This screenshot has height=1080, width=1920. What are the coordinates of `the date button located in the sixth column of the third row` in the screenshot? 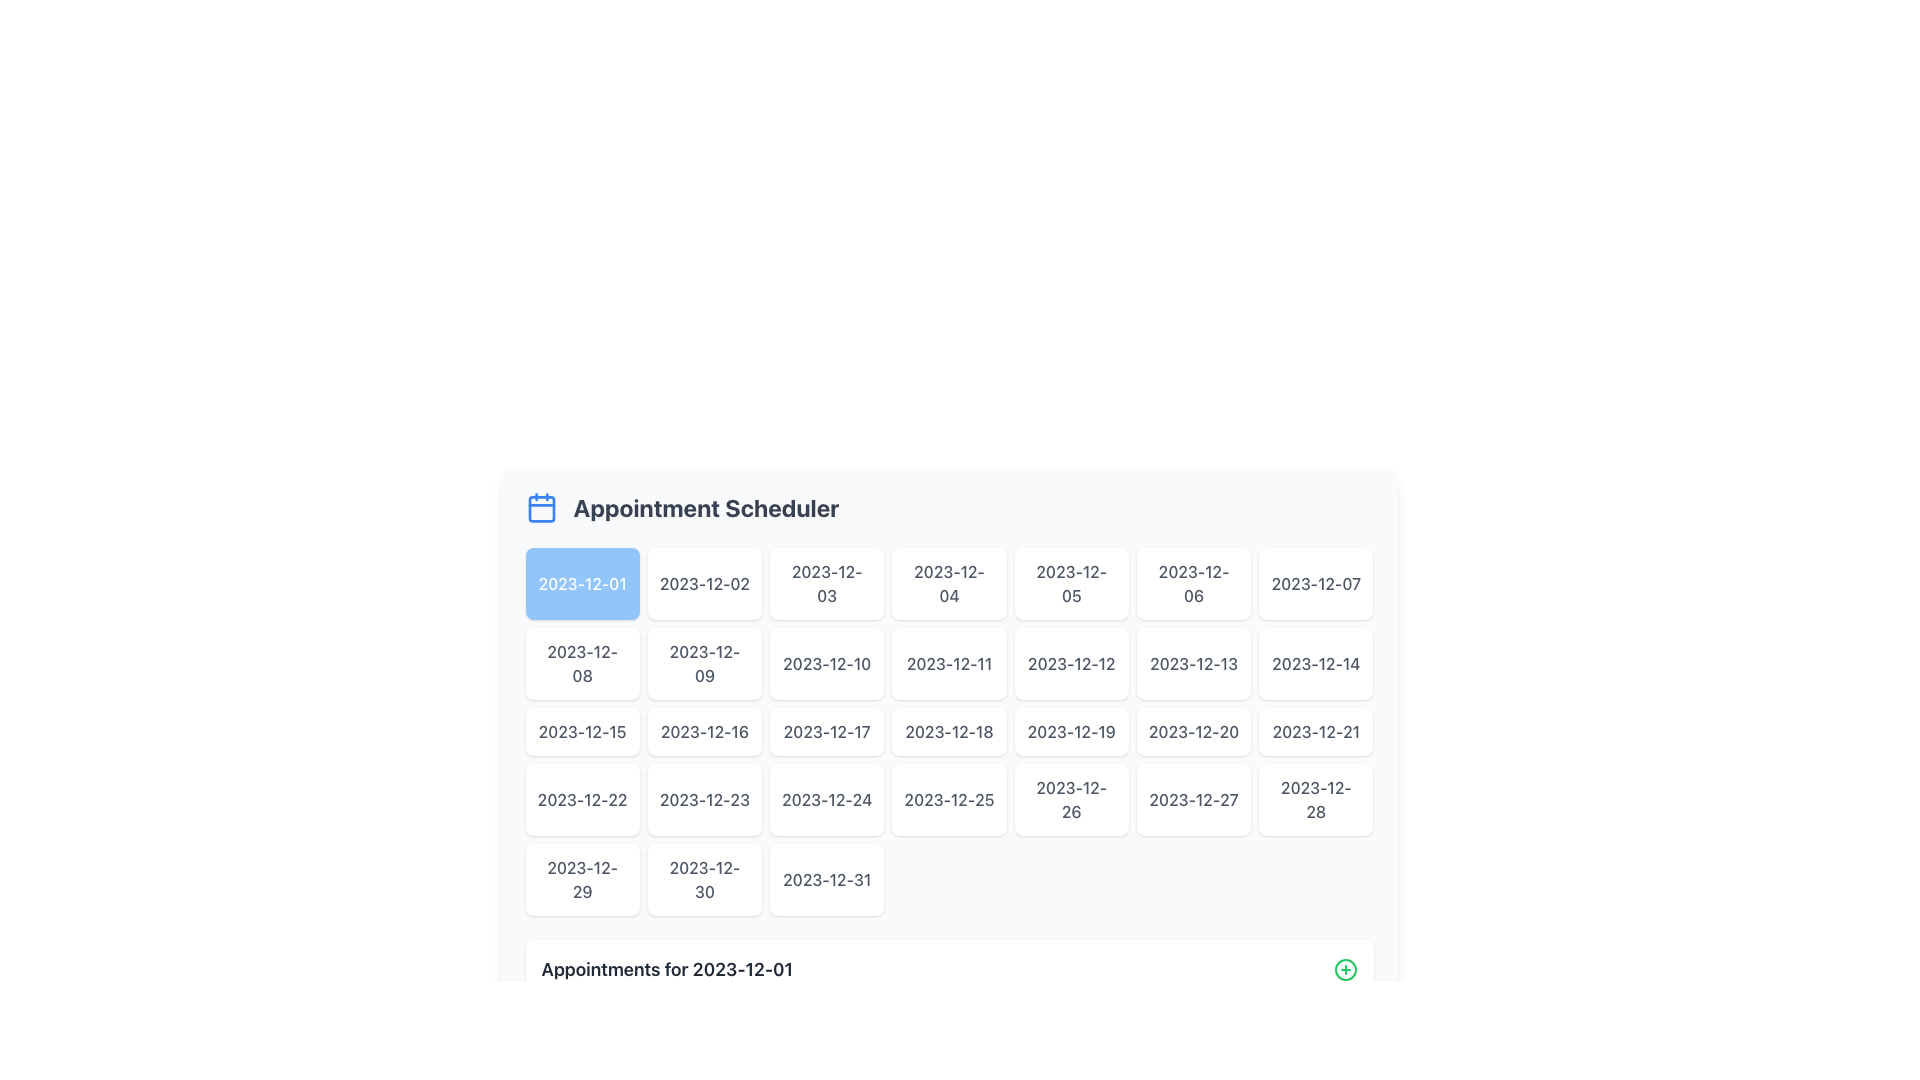 It's located at (1316, 732).